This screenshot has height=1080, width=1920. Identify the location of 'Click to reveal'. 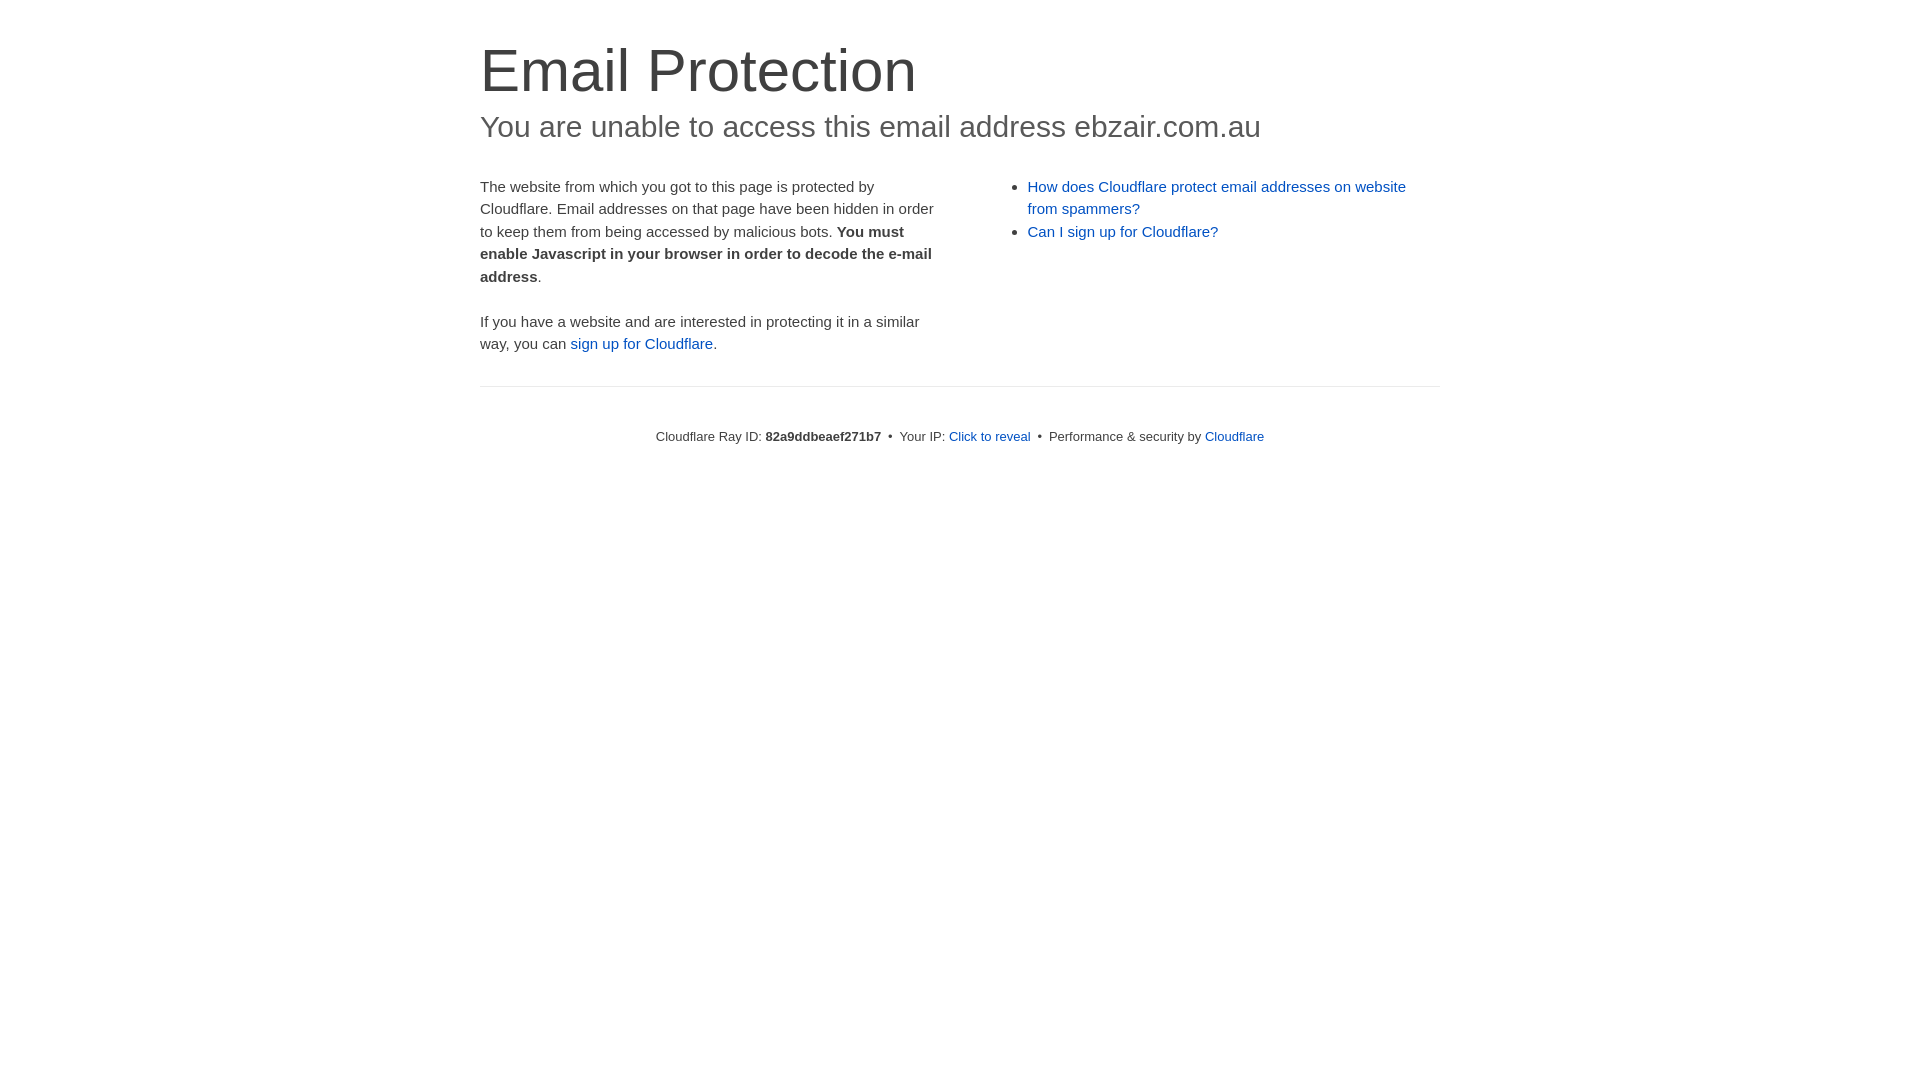
(989, 435).